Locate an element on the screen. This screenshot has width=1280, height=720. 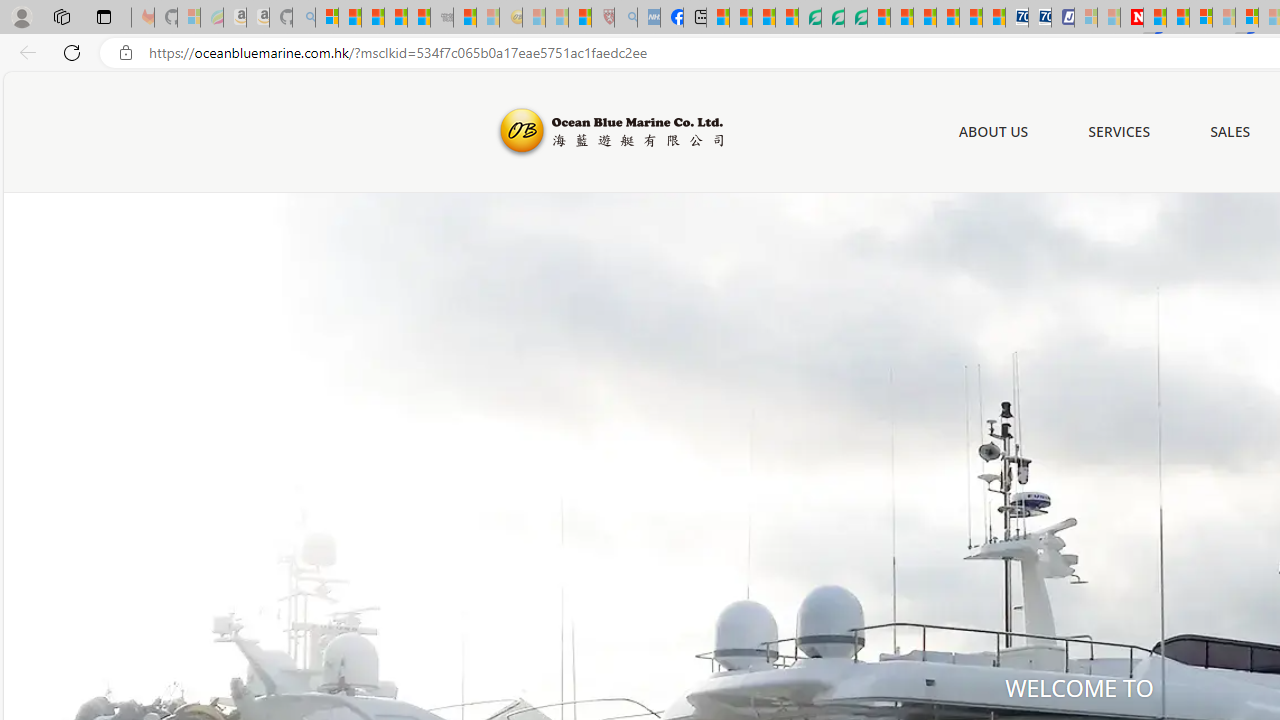
'ABOUT US' is located at coordinates (993, 131).